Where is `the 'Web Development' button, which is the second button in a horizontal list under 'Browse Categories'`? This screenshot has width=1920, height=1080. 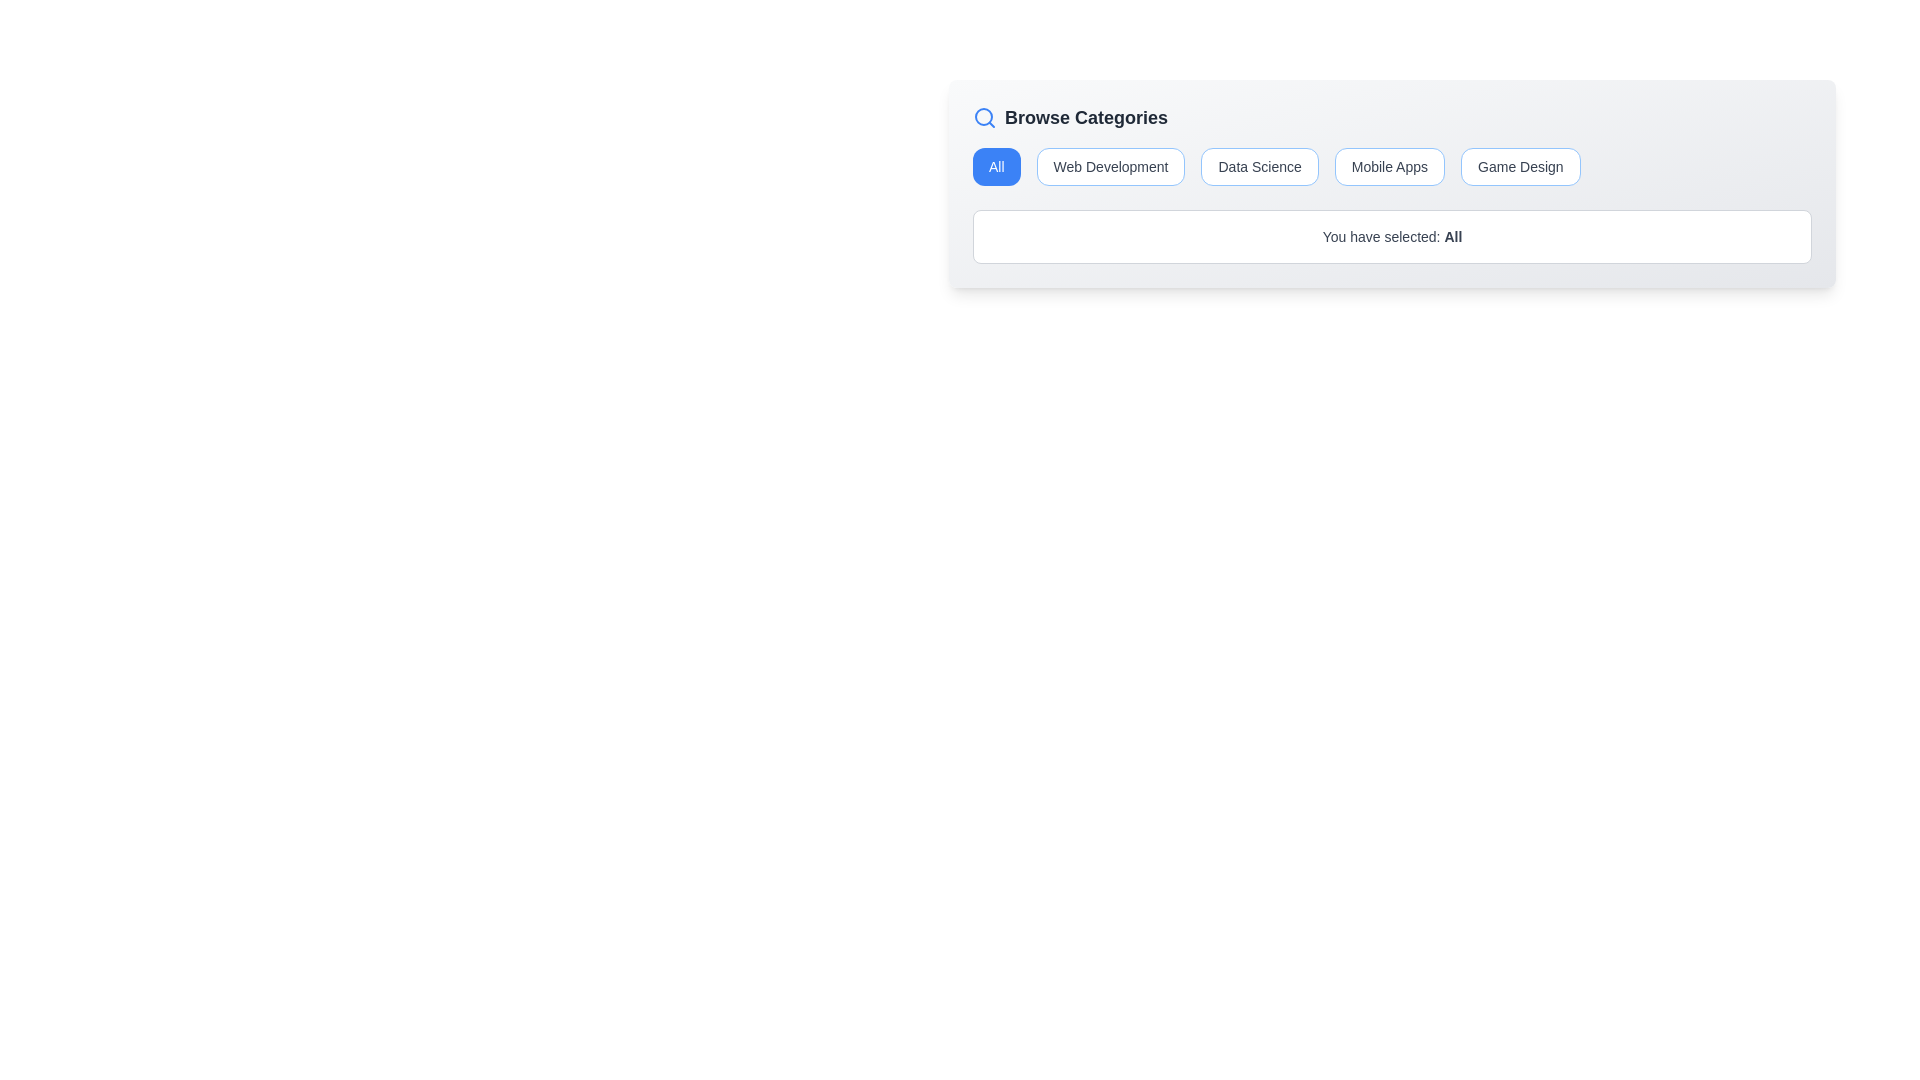
the 'Web Development' button, which is the second button in a horizontal list under 'Browse Categories' is located at coordinates (1110, 165).